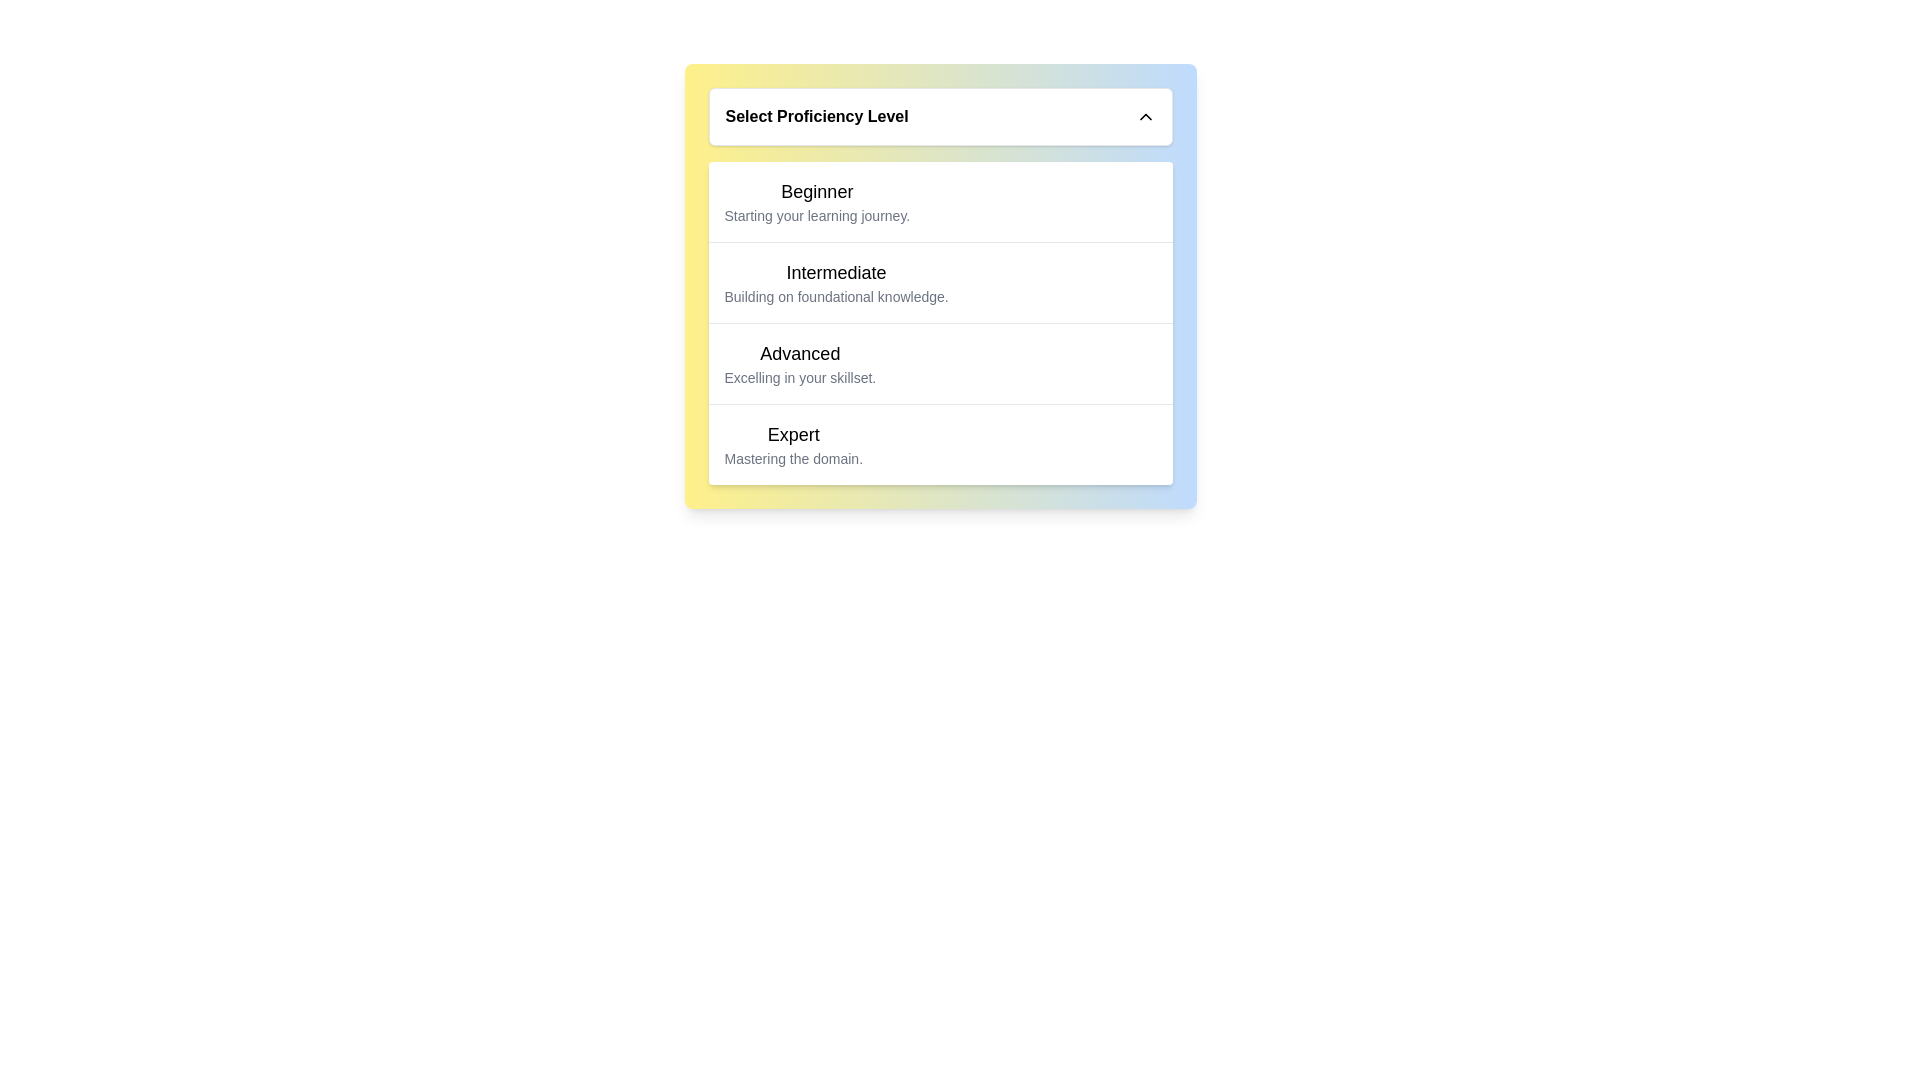  What do you see at coordinates (817, 192) in the screenshot?
I see `text label indicating the beginner level in the proficiency selection menu, located in the top-left section of the list layout` at bounding box center [817, 192].